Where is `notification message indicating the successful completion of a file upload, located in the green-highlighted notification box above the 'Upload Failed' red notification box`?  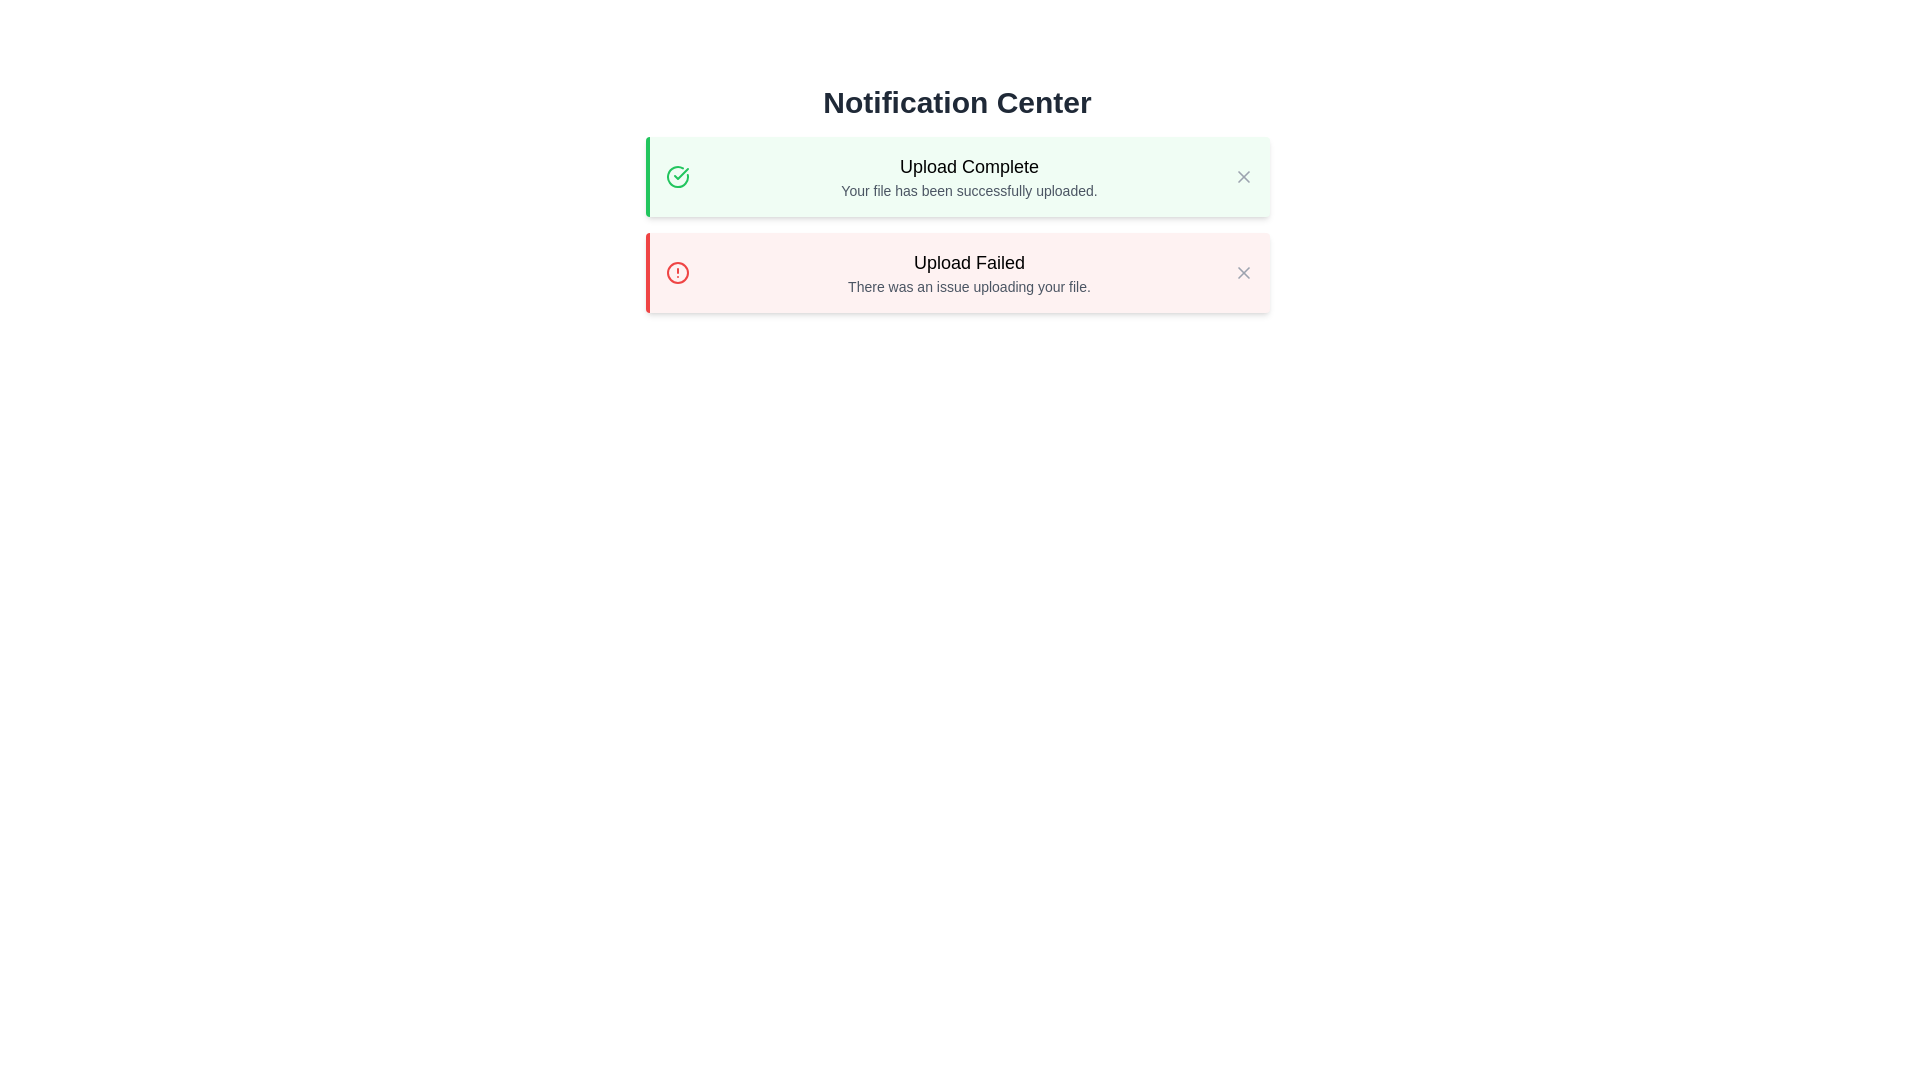
notification message indicating the successful completion of a file upload, located in the green-highlighted notification box above the 'Upload Failed' red notification box is located at coordinates (969, 176).